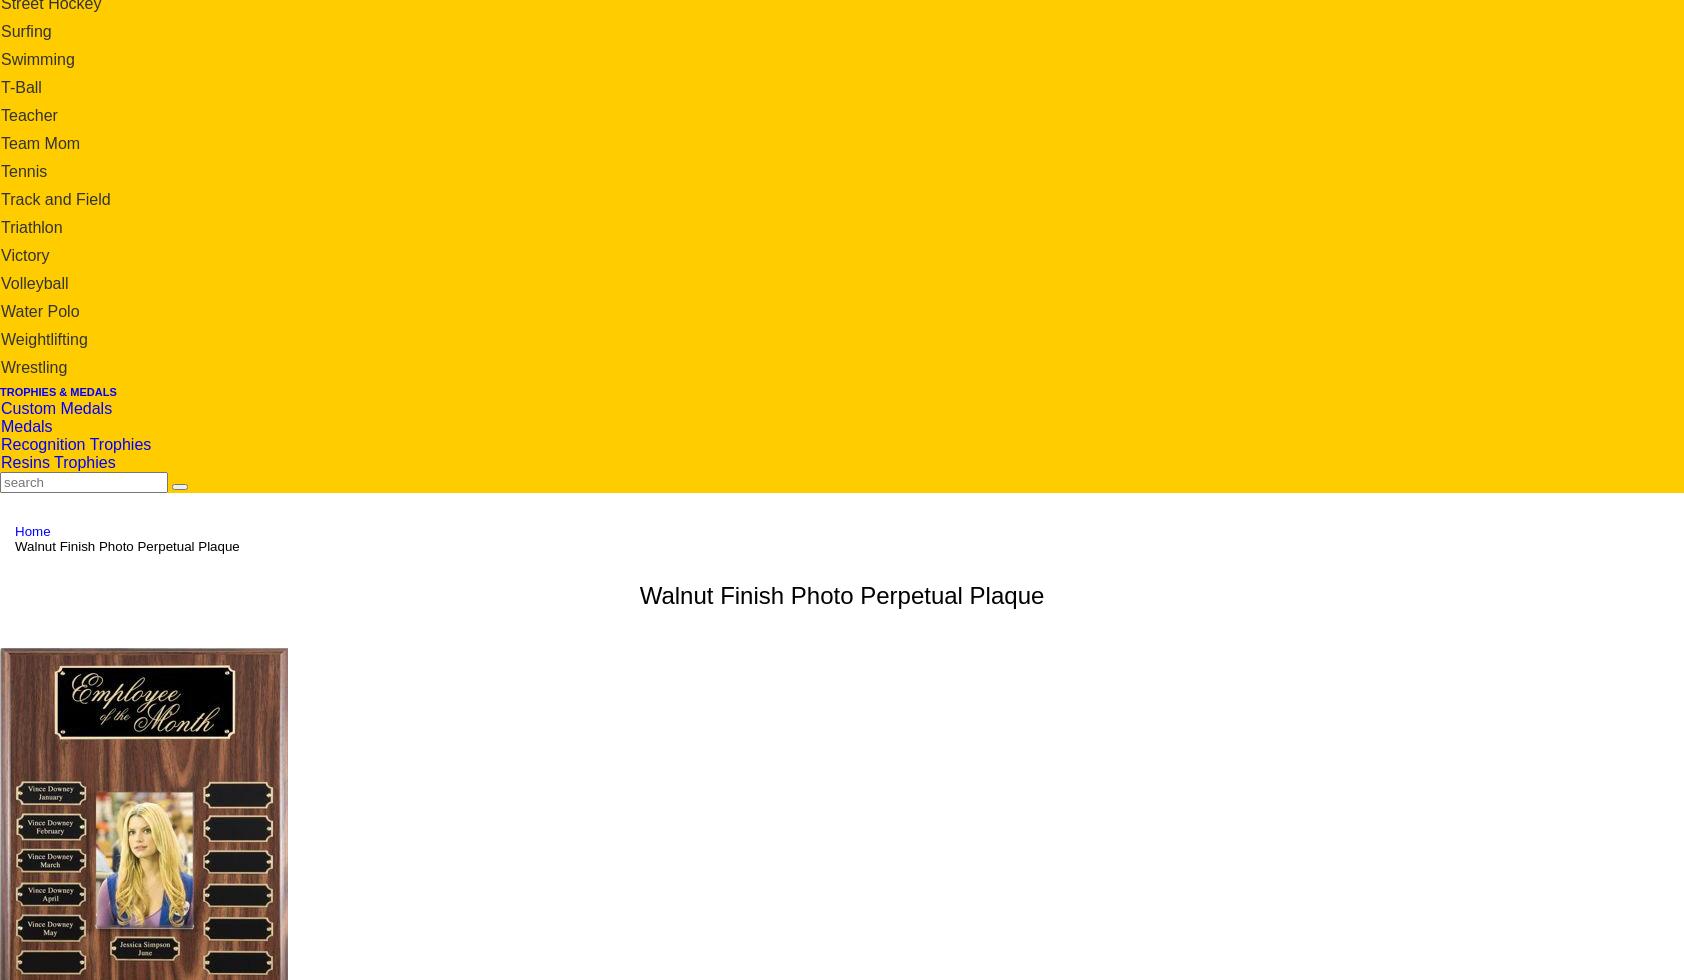 Image resolution: width=1684 pixels, height=980 pixels. I want to click on 'Wrestling', so click(33, 366).